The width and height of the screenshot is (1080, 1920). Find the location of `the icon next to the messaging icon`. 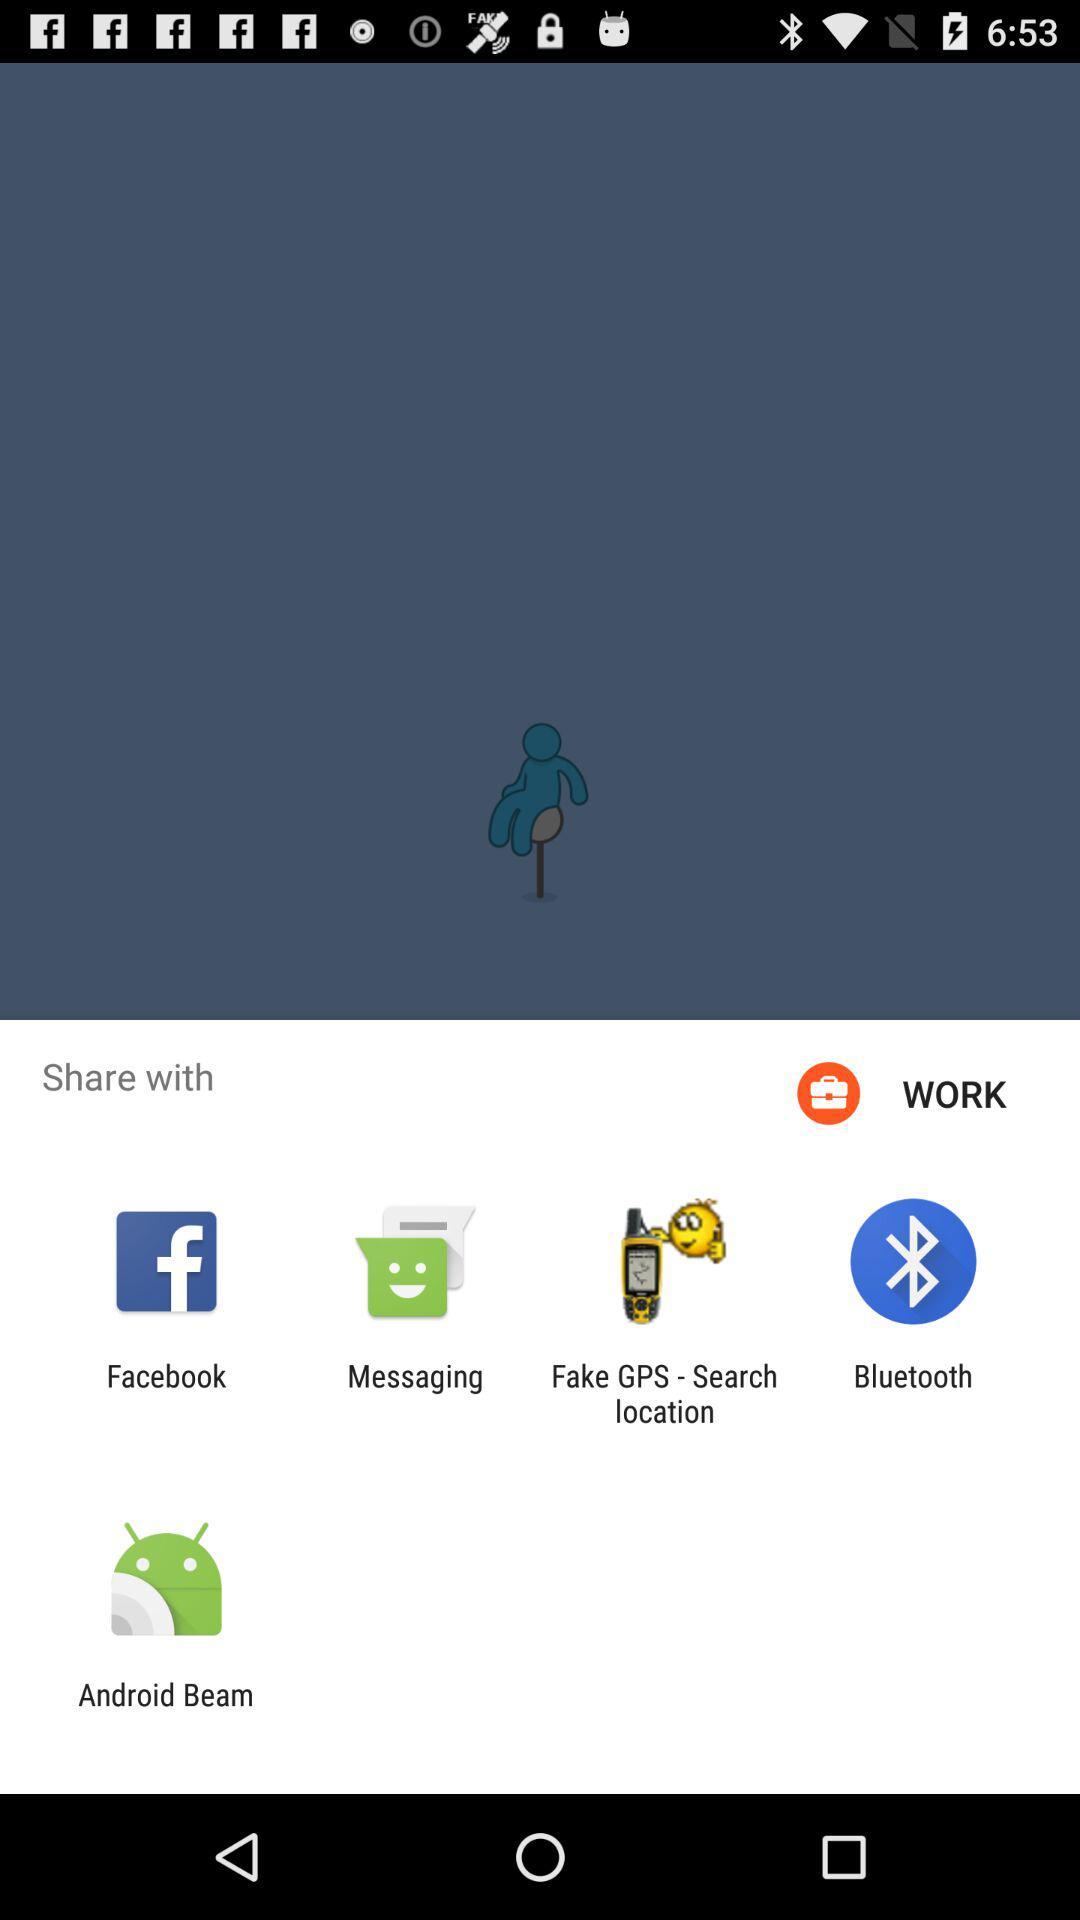

the icon next to the messaging icon is located at coordinates (664, 1392).